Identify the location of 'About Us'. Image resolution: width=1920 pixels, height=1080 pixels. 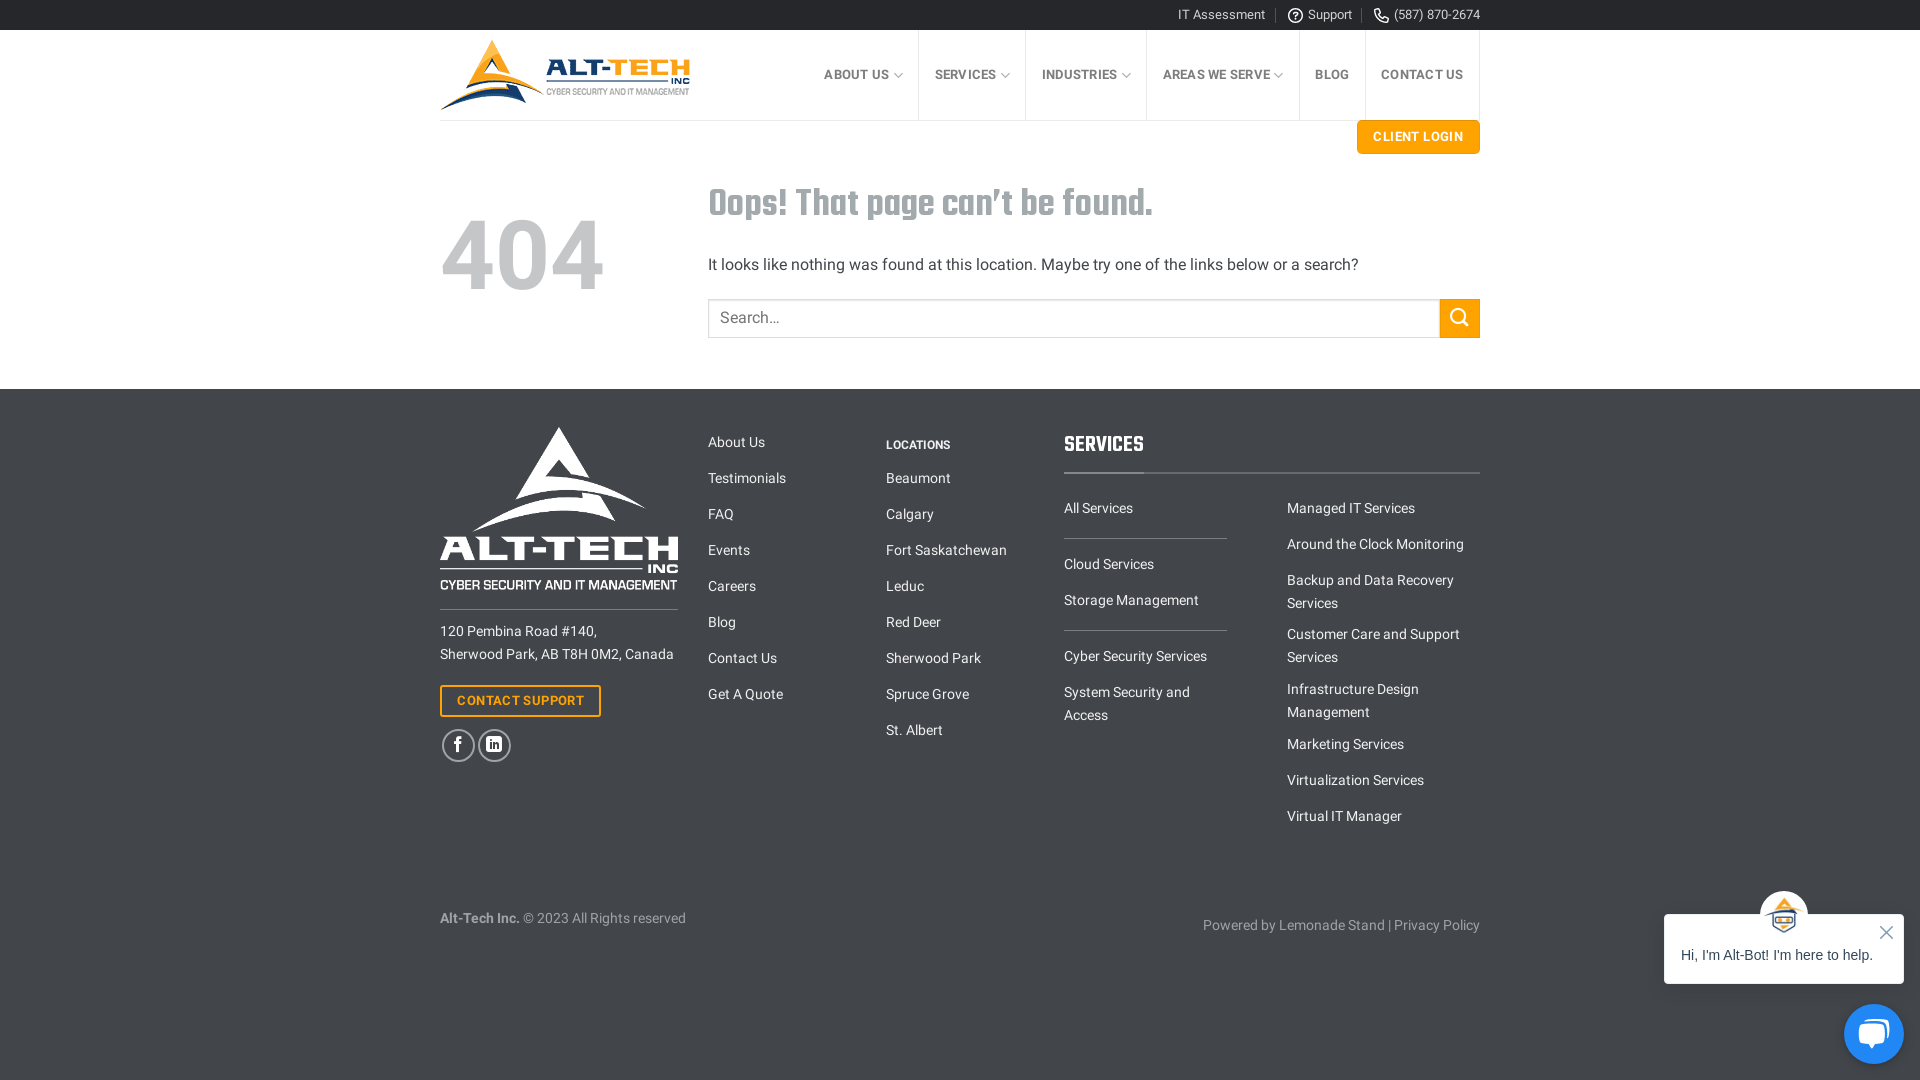
(781, 443).